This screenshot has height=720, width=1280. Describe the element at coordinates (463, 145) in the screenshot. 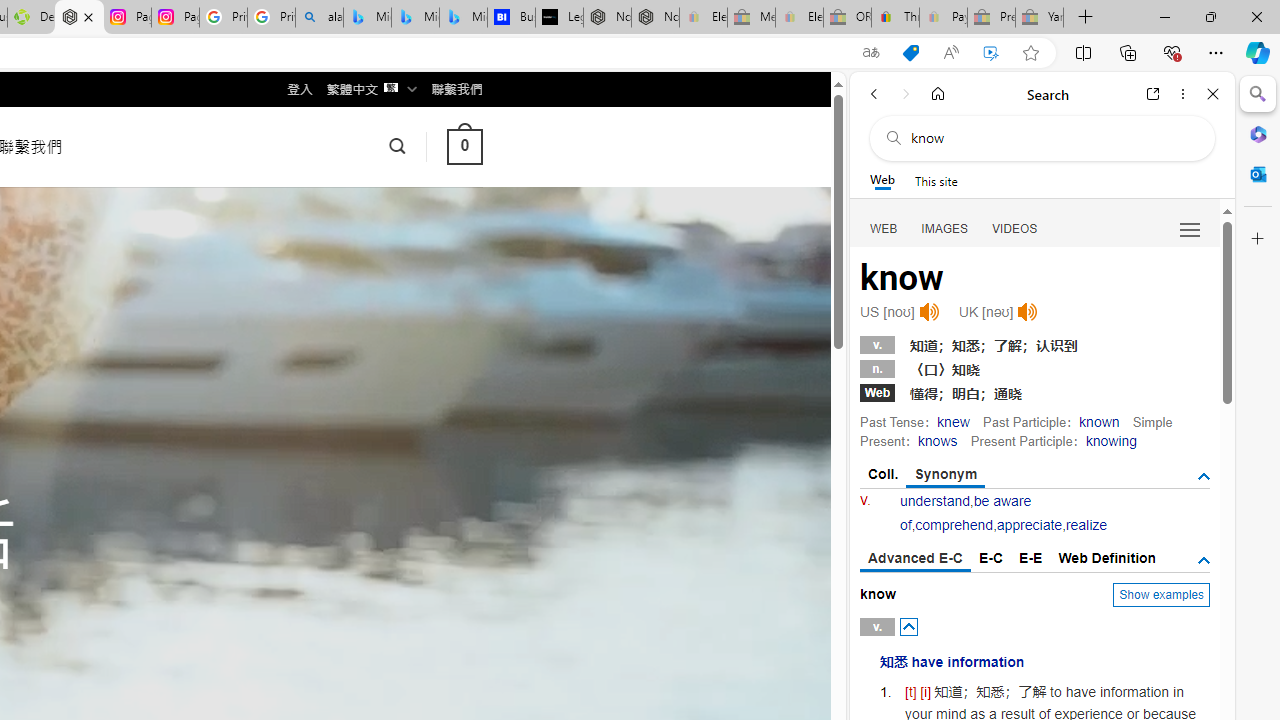

I see `'  0  '` at that location.